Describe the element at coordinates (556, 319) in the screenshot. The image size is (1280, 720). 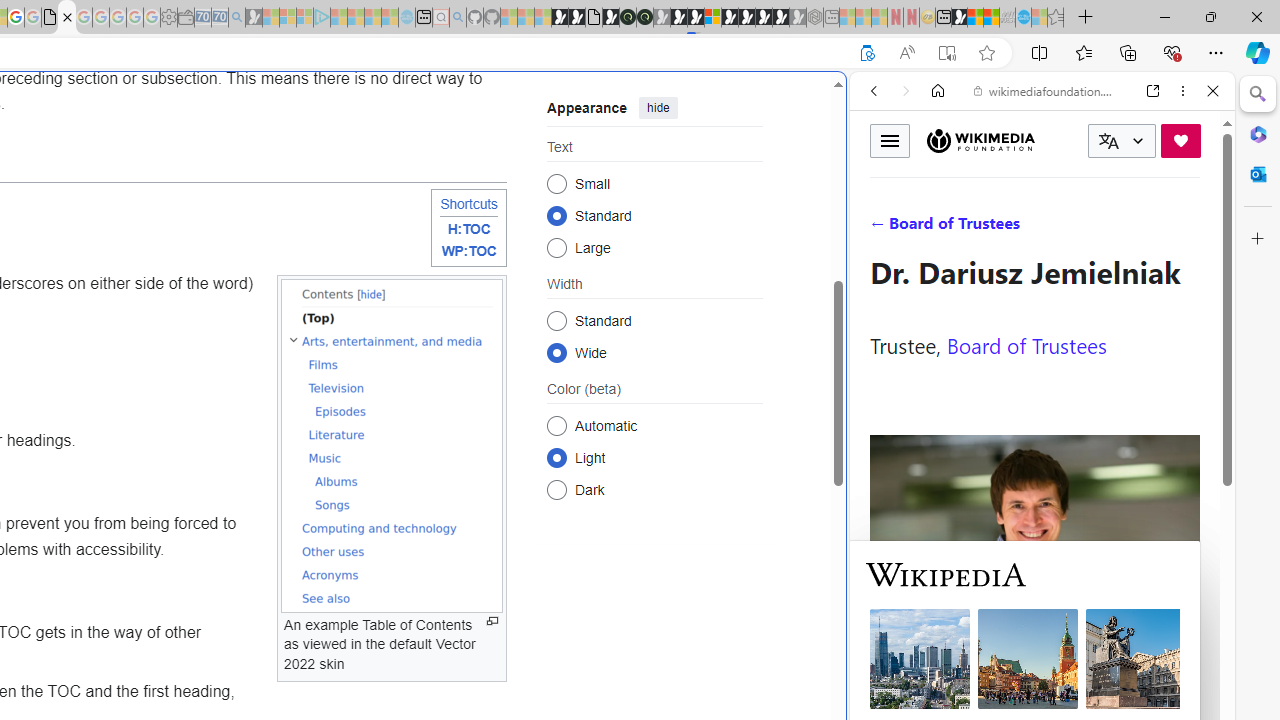
I see `'Standard'` at that location.